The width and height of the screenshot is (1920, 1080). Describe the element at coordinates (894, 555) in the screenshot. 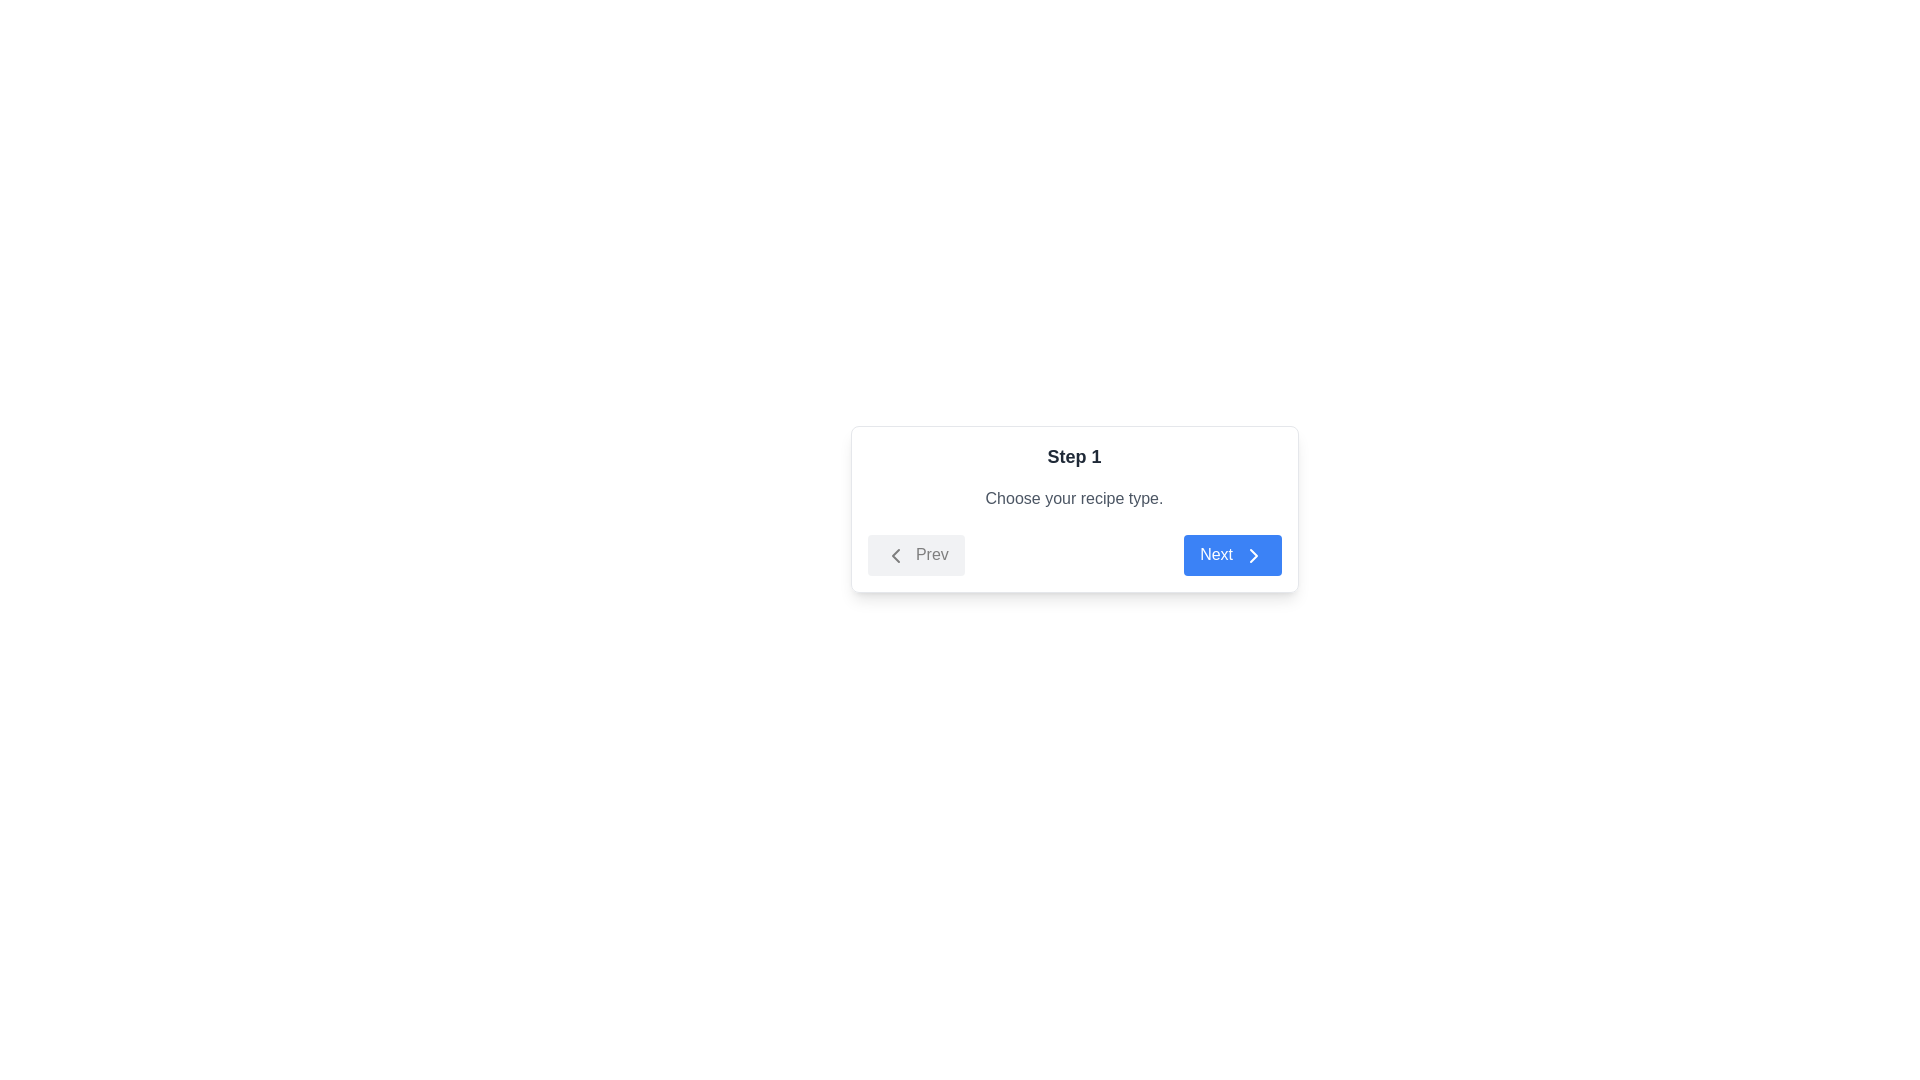

I see `the 'Prev' button, which features a chevron icon for backward navigation in the step-based interface` at that location.